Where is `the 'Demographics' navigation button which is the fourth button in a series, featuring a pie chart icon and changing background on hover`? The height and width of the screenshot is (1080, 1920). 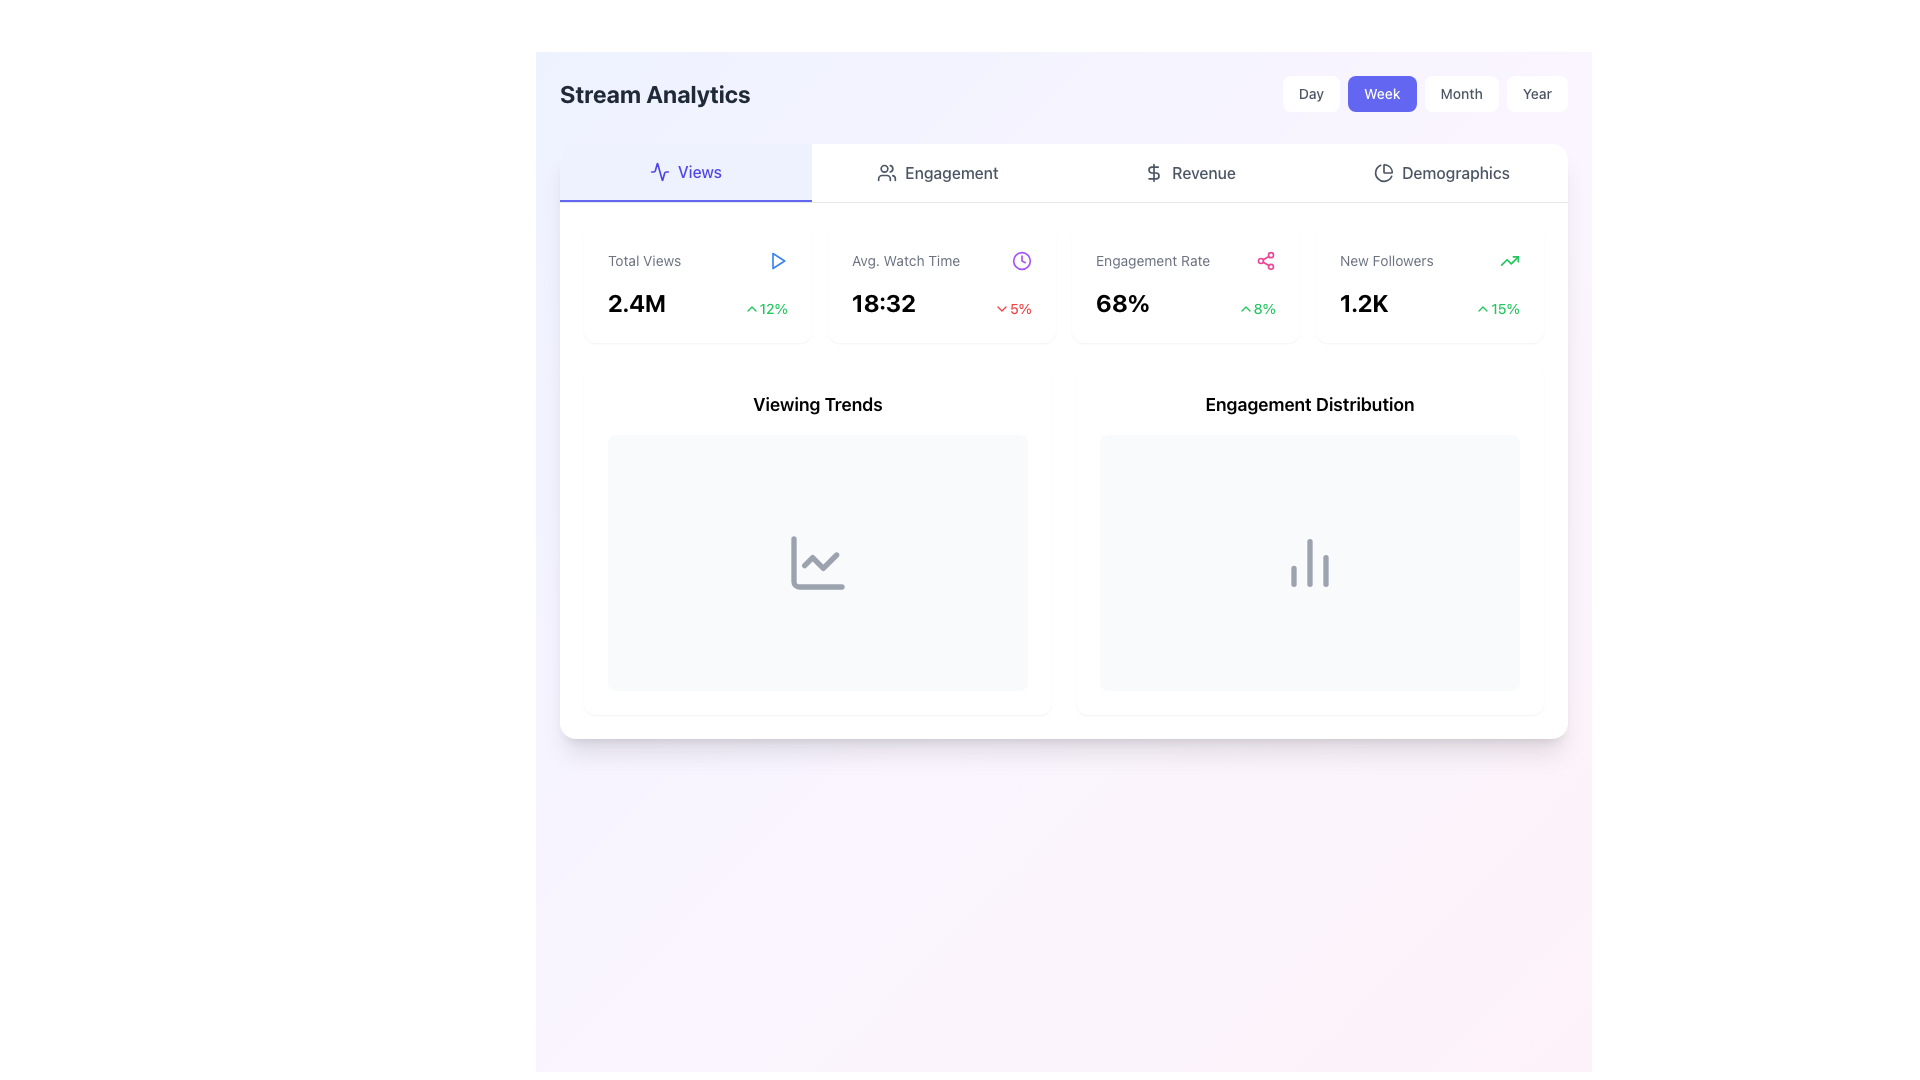
the 'Demographics' navigation button which is the fourth button in a series, featuring a pie chart icon and changing background on hover is located at coordinates (1441, 172).